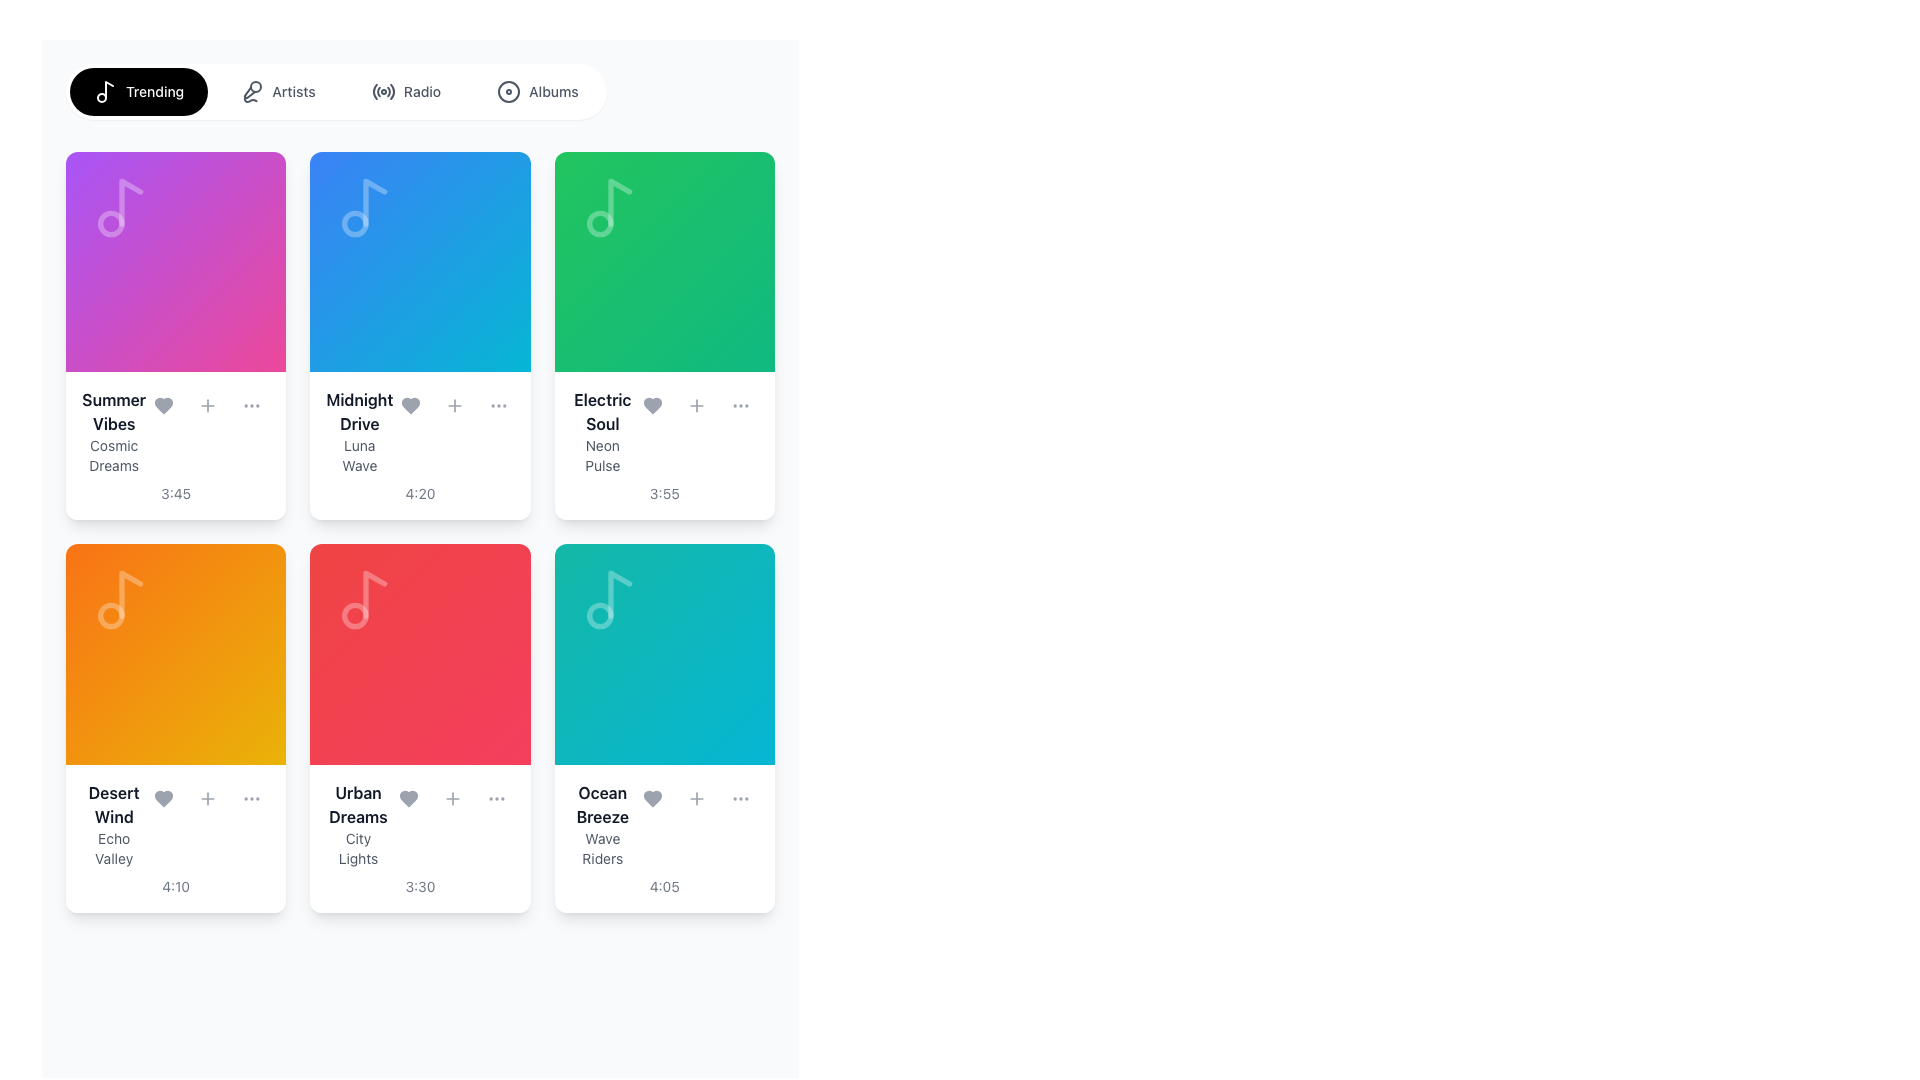 The width and height of the screenshot is (1920, 1080). I want to click on the 'Trending' button, which has a black background with white text and a musical note icon, so click(138, 92).